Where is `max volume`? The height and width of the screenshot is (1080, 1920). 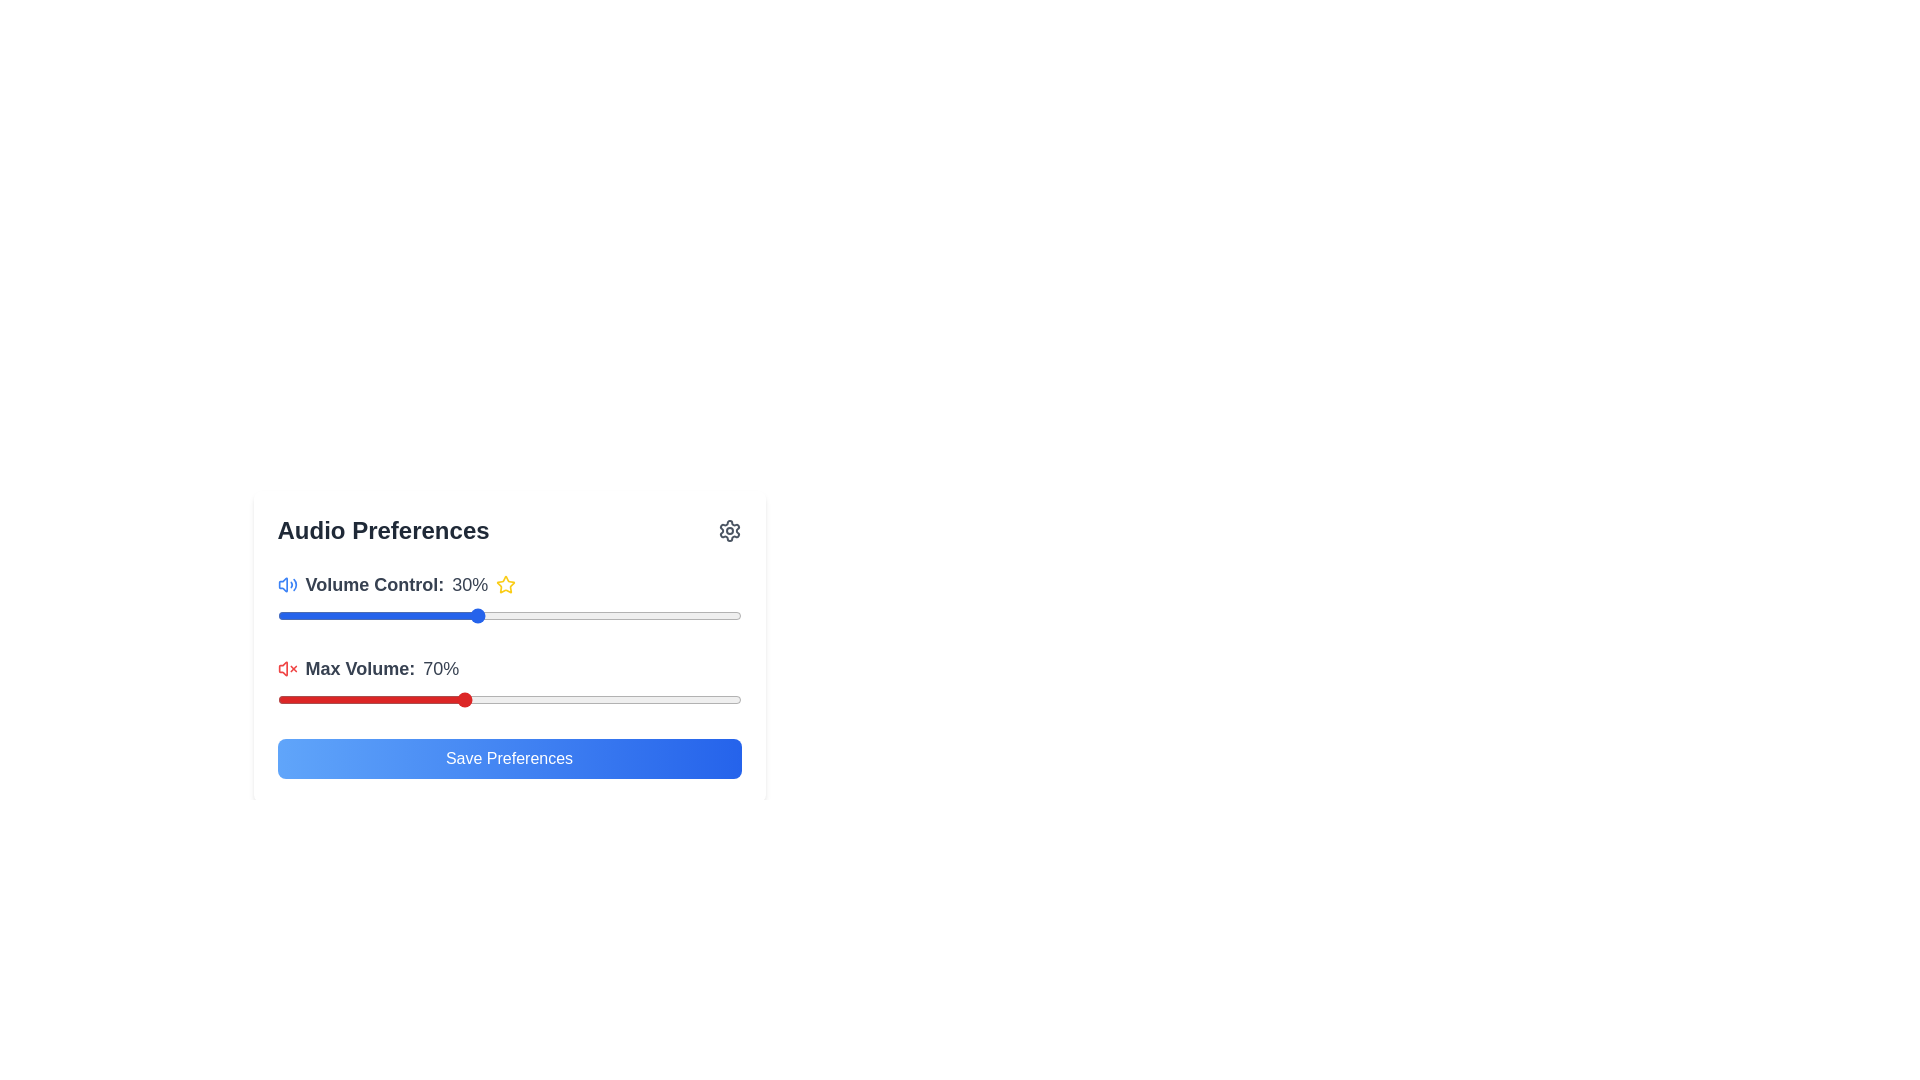 max volume is located at coordinates (351, 698).